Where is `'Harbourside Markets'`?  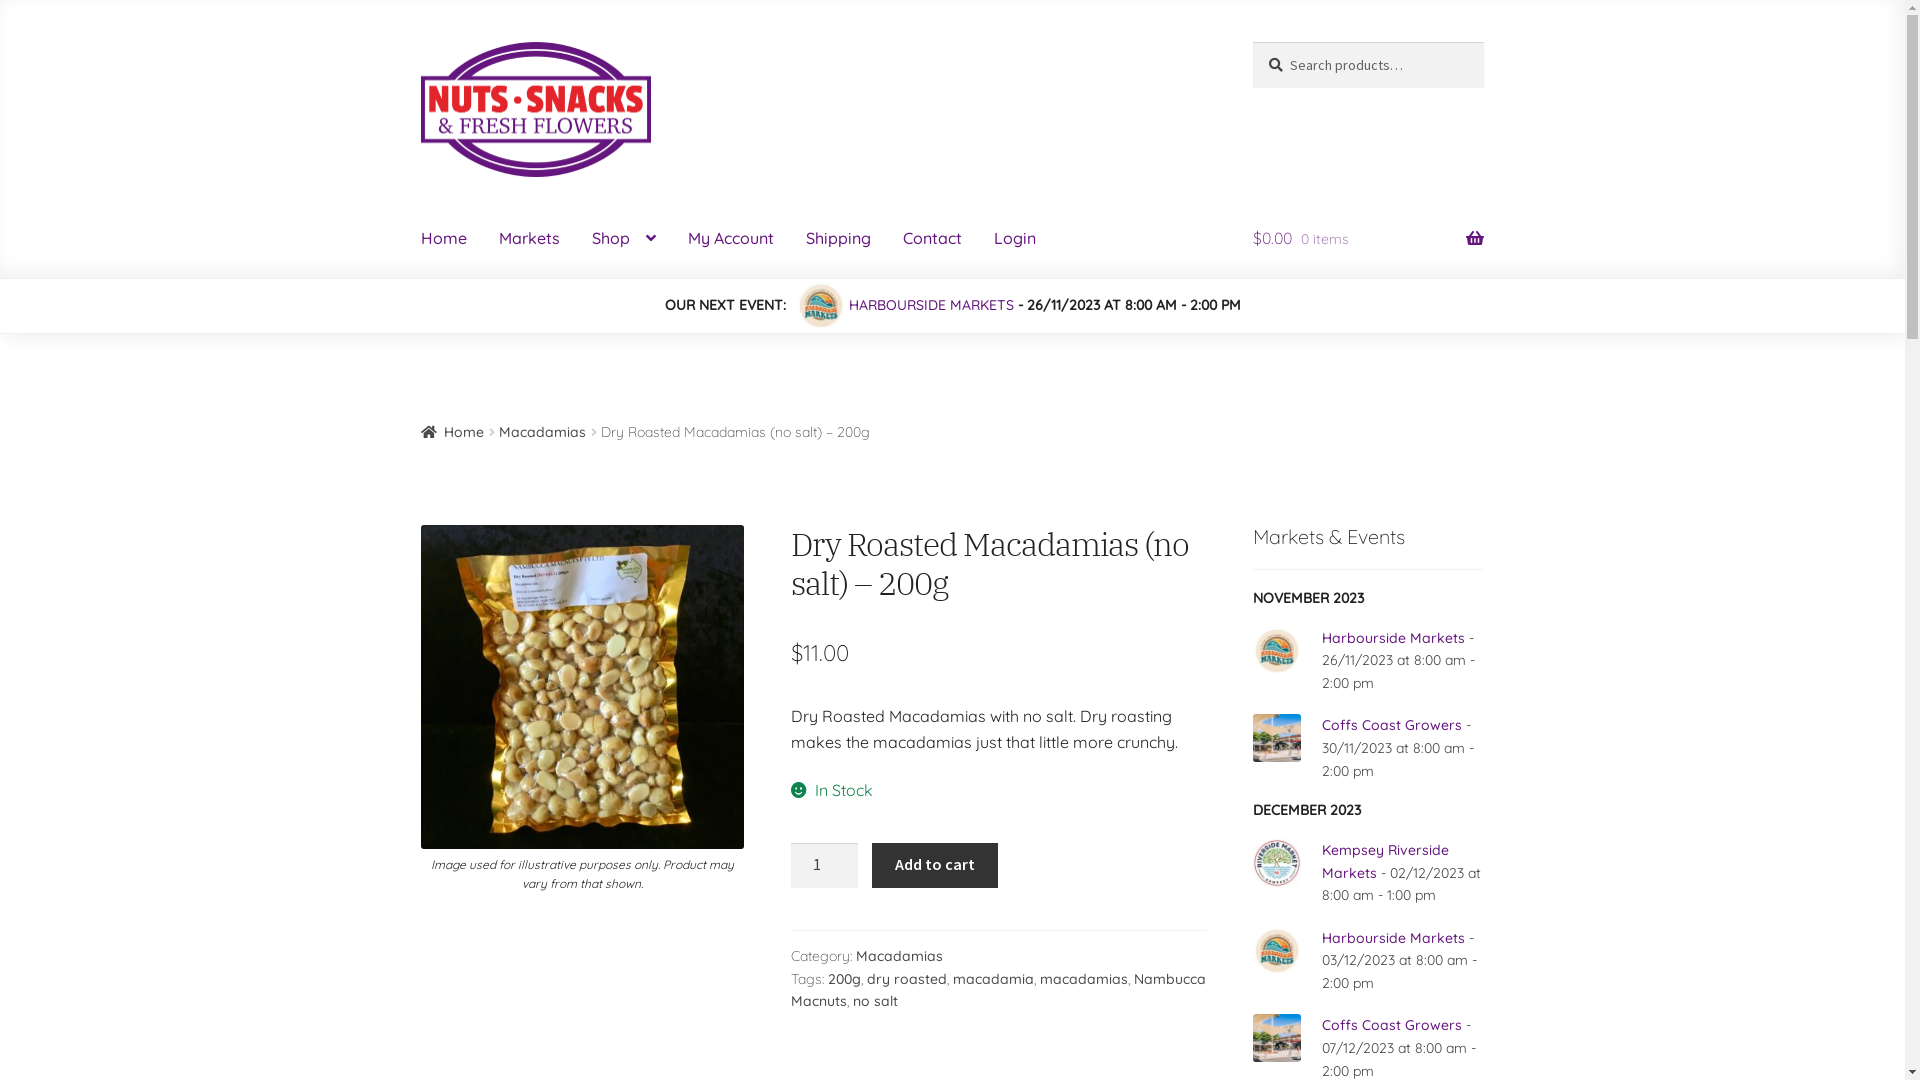 'Harbourside Markets' is located at coordinates (1392, 637).